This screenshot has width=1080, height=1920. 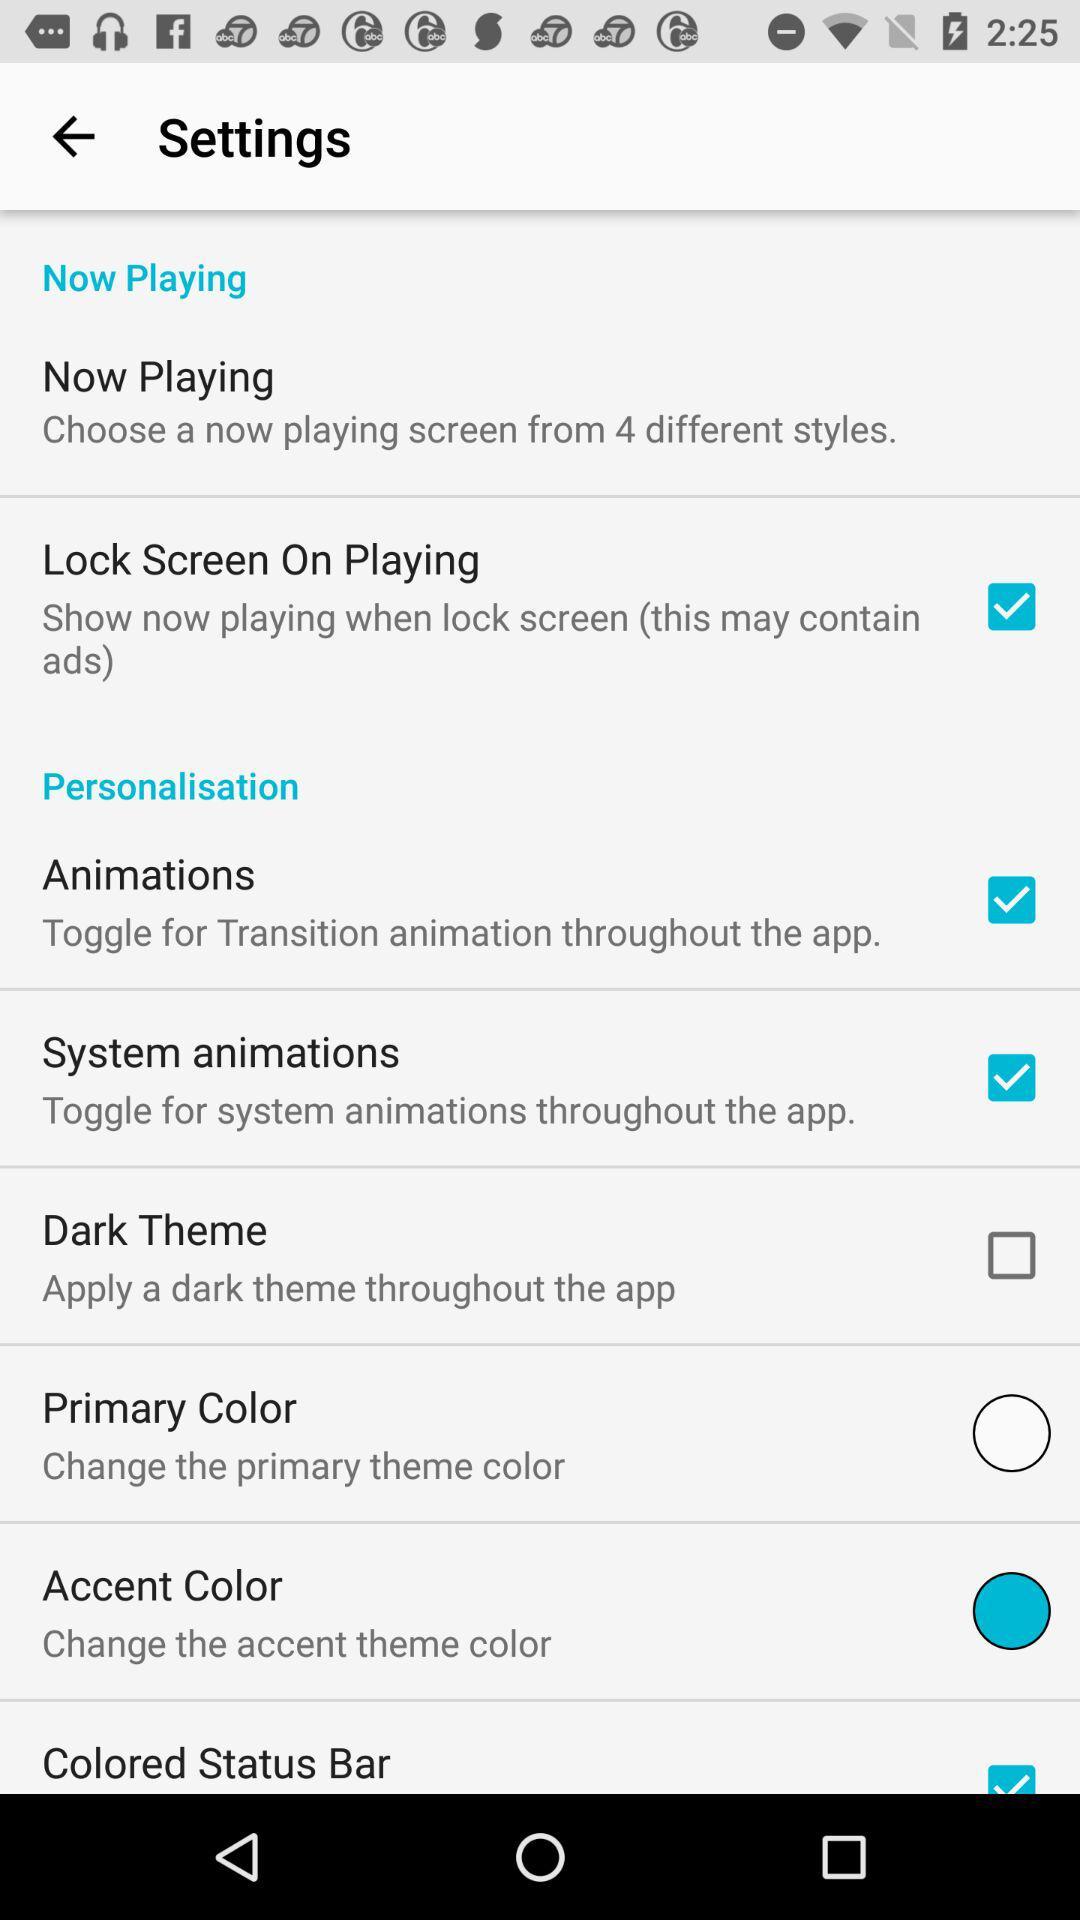 What do you see at coordinates (72, 135) in the screenshot?
I see `the icon to the left of settings` at bounding box center [72, 135].